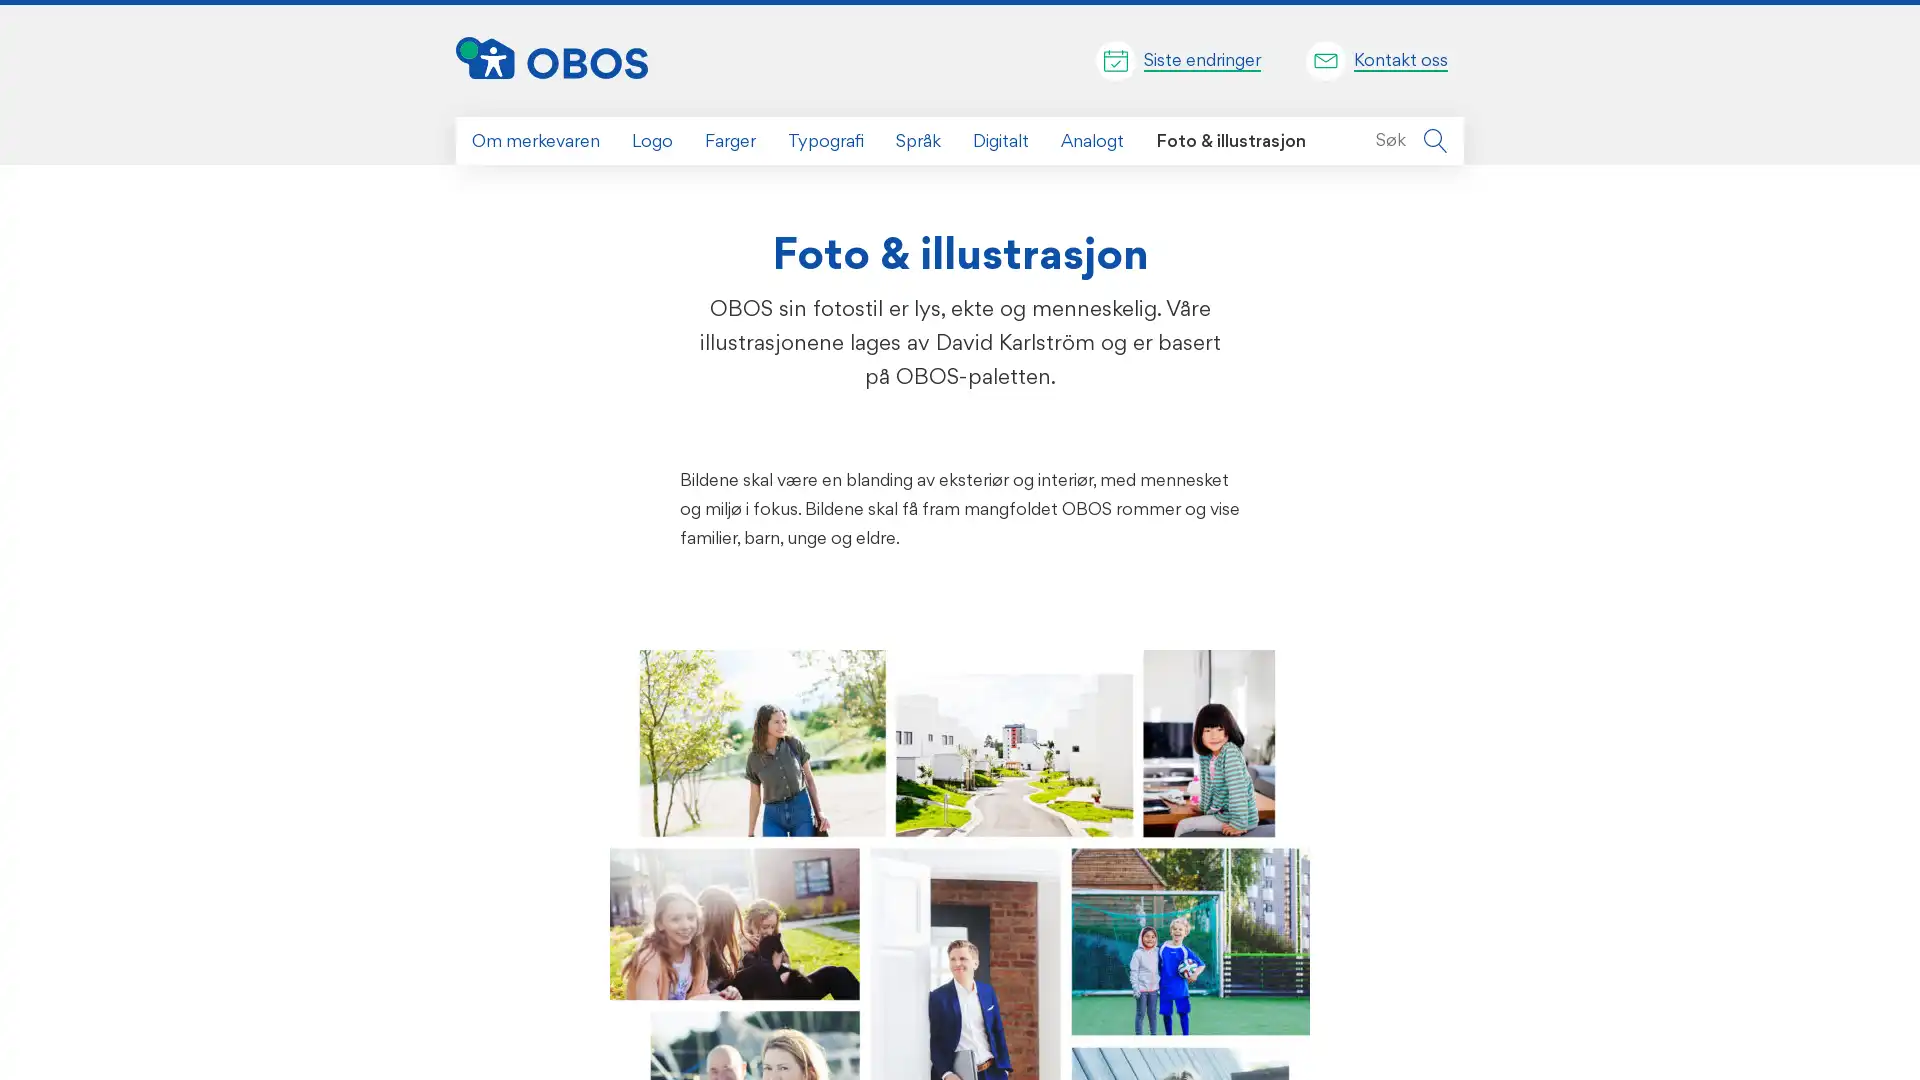  Describe the element at coordinates (1434, 140) in the screenshot. I see `Sk` at that location.